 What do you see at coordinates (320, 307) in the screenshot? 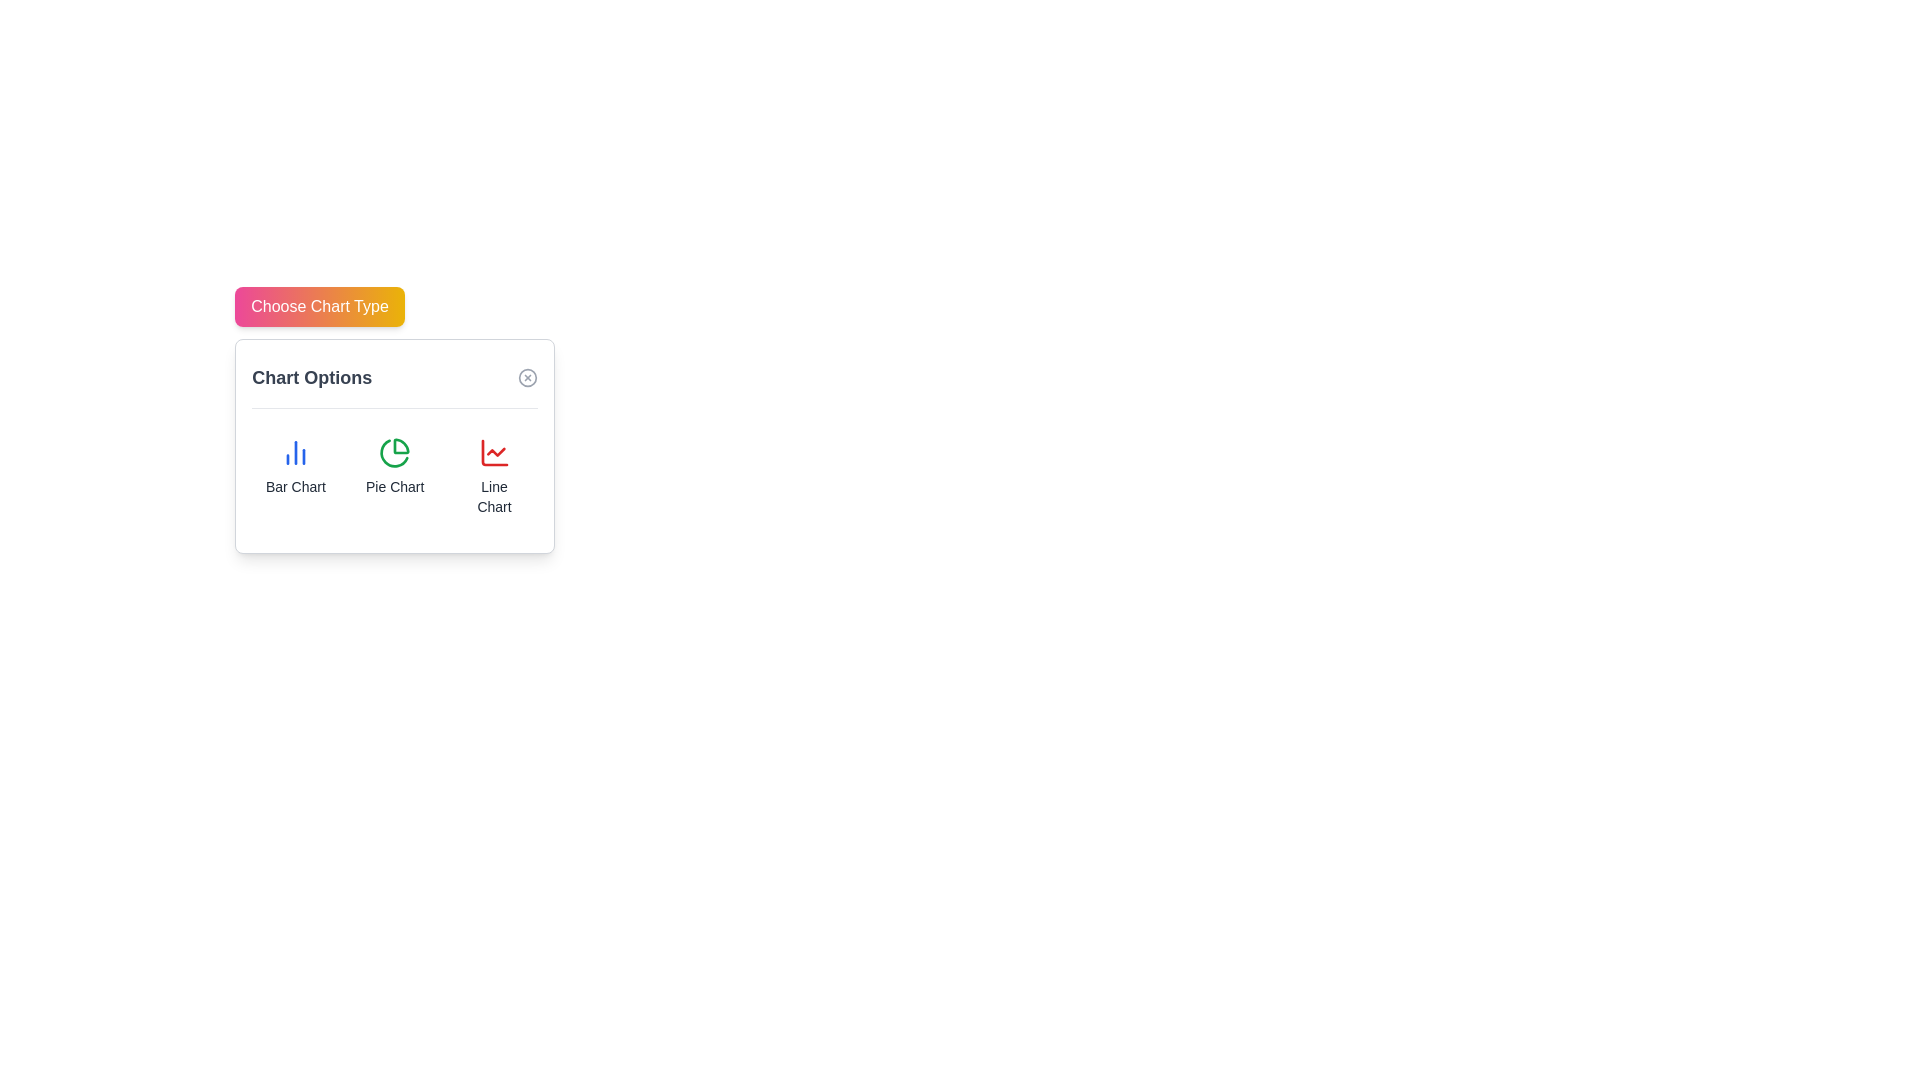
I see `the chart selection button located above the 'Chart Options' dropdown menu for accessibility navigation` at bounding box center [320, 307].